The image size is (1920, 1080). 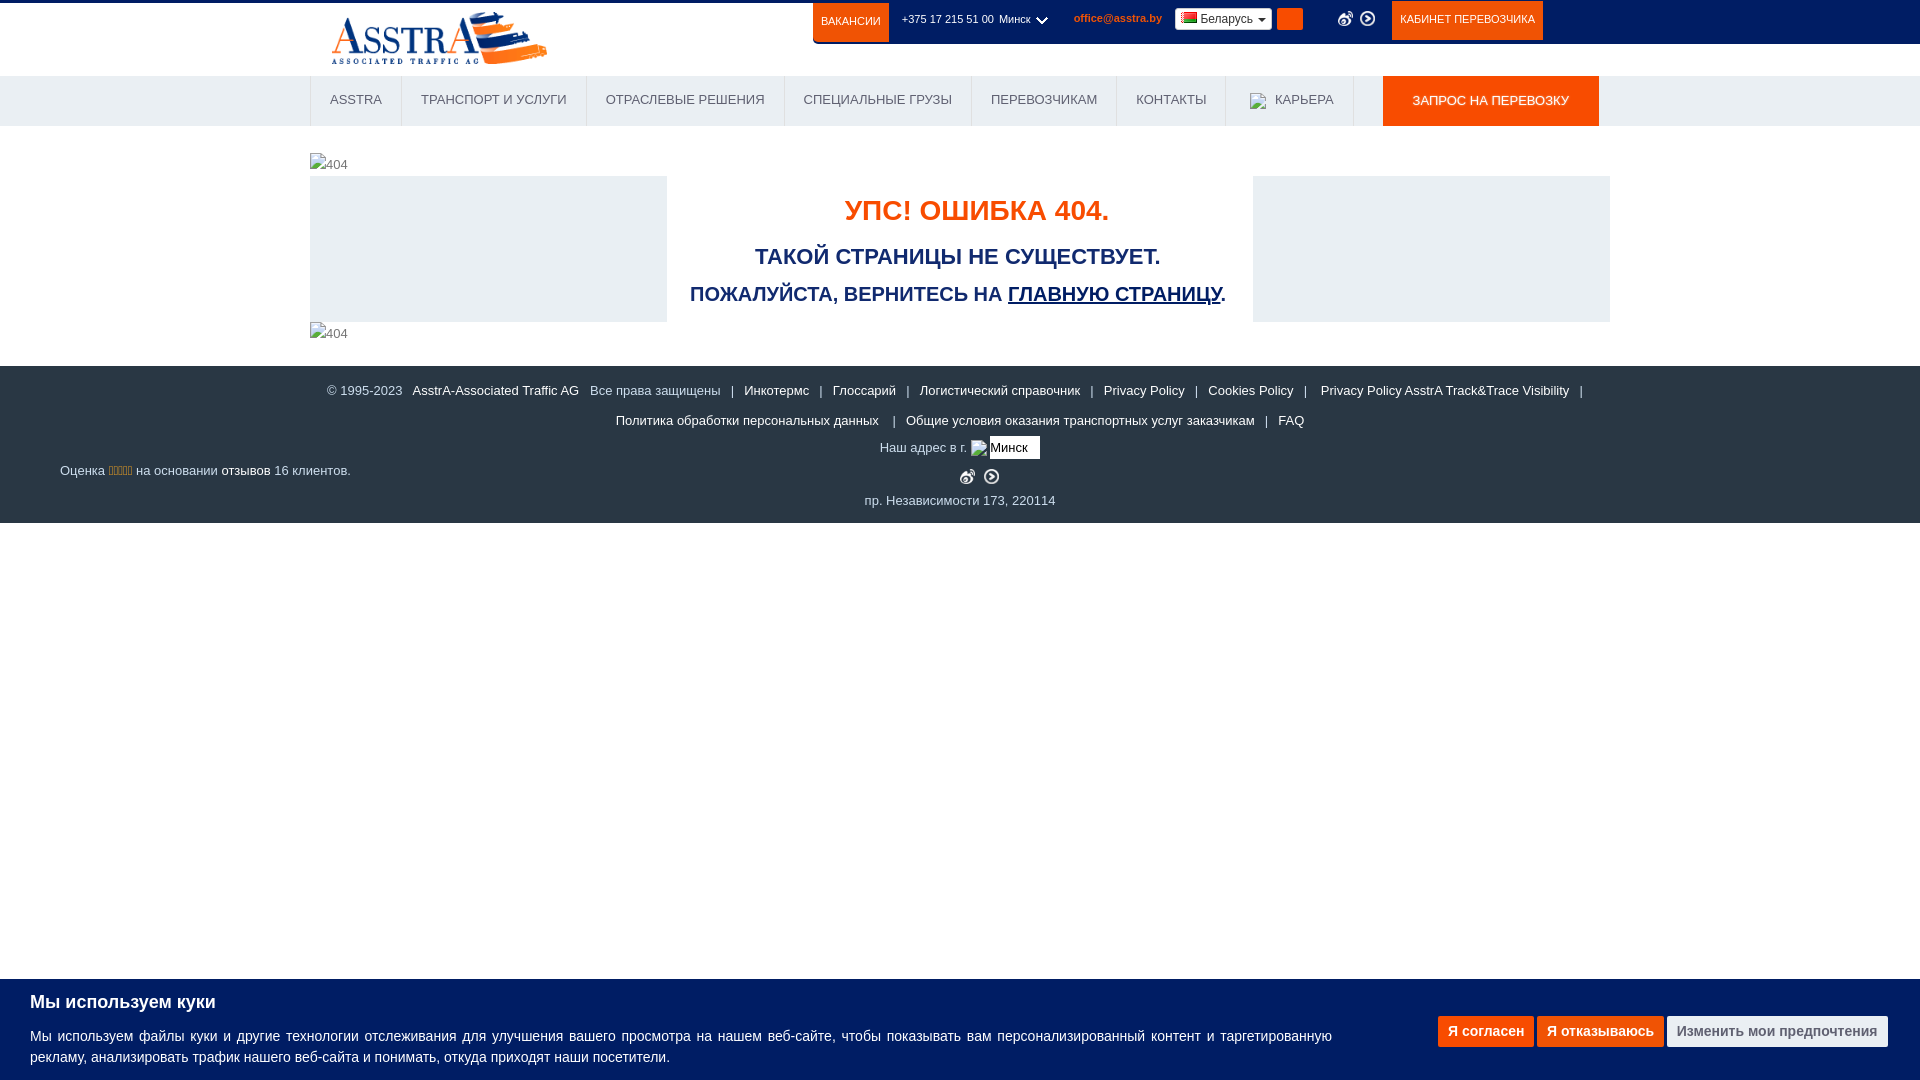 What do you see at coordinates (1117, 18) in the screenshot?
I see `'office@asstra.by'` at bounding box center [1117, 18].